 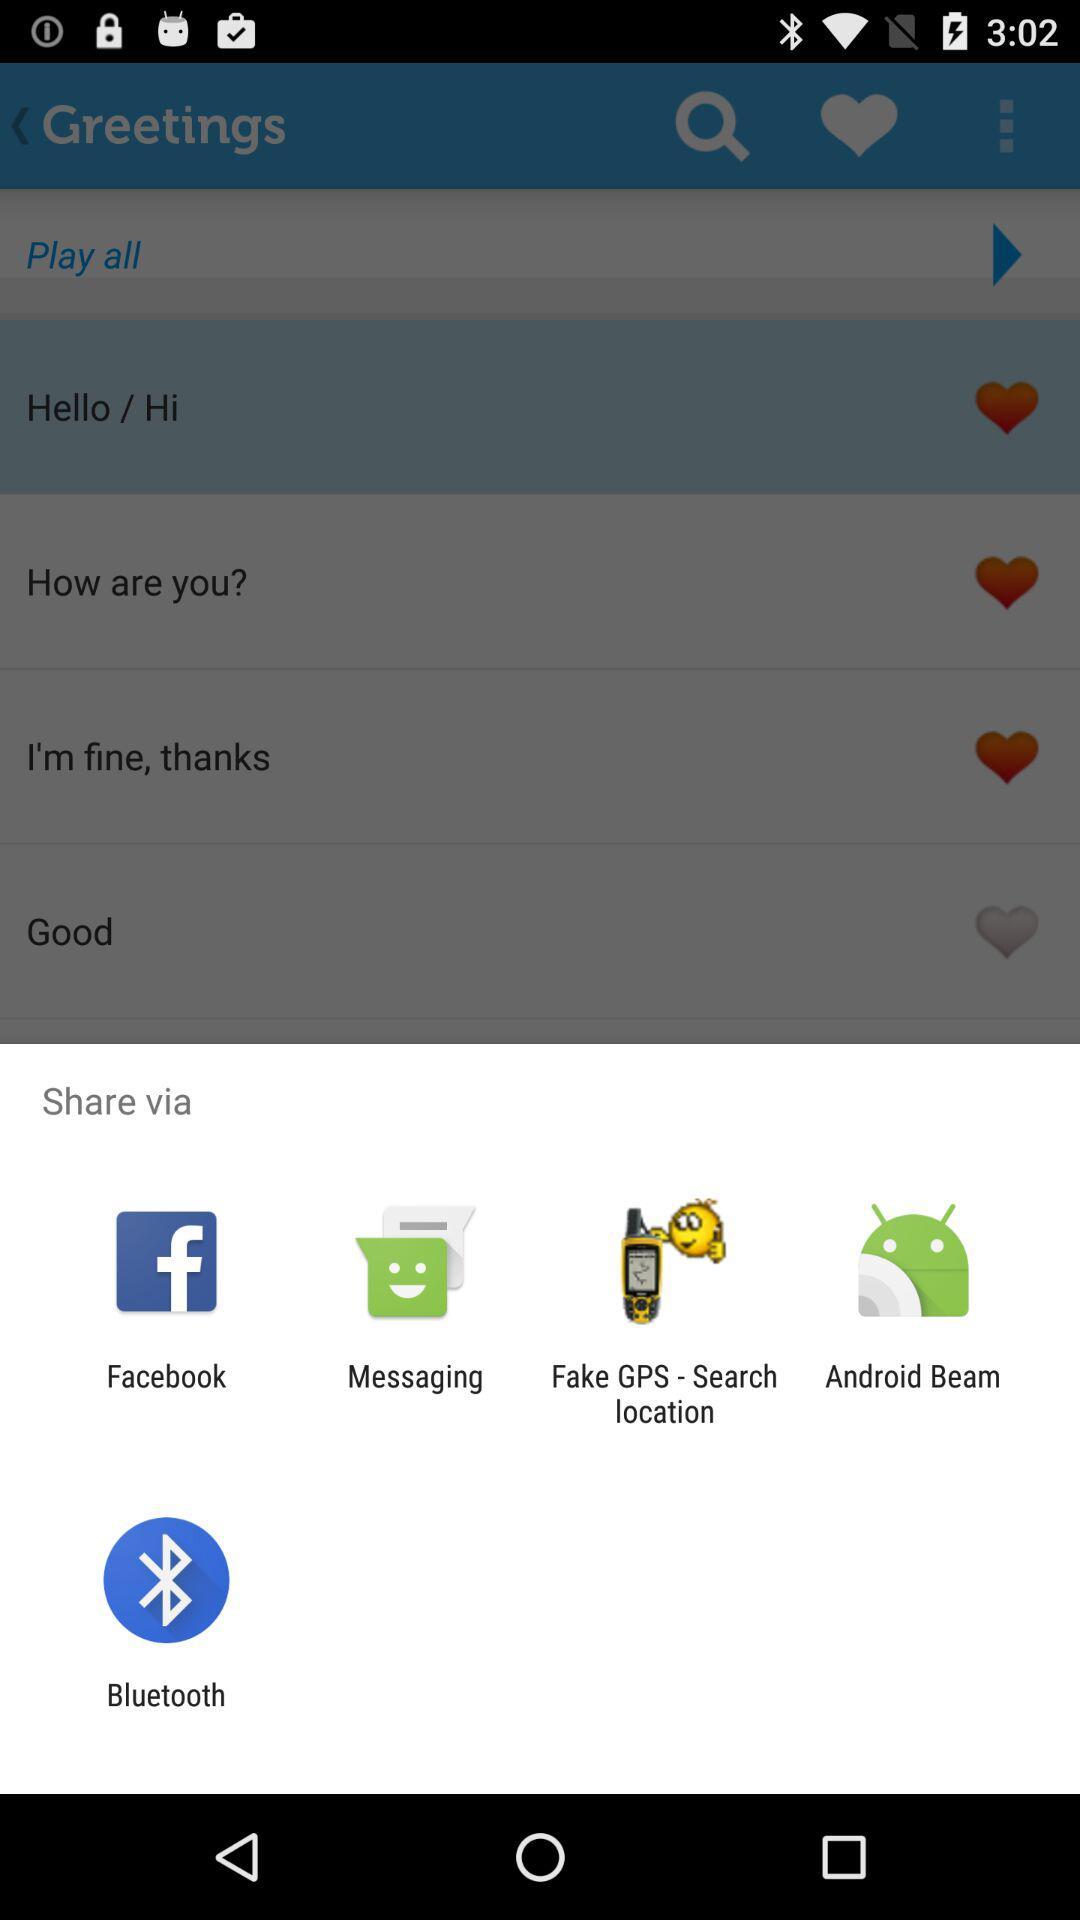 What do you see at coordinates (664, 1392) in the screenshot?
I see `fake gps search icon` at bounding box center [664, 1392].